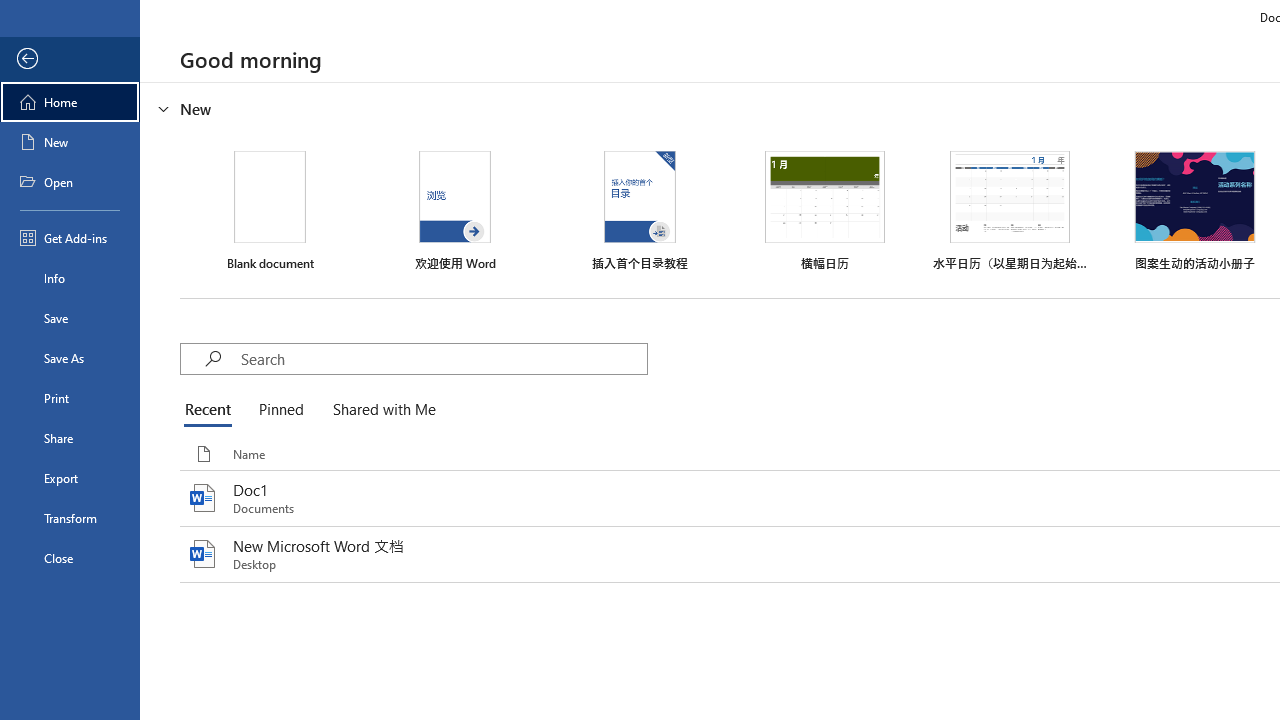 The image size is (1280, 720). What do you see at coordinates (69, 58) in the screenshot?
I see `'Back'` at bounding box center [69, 58].